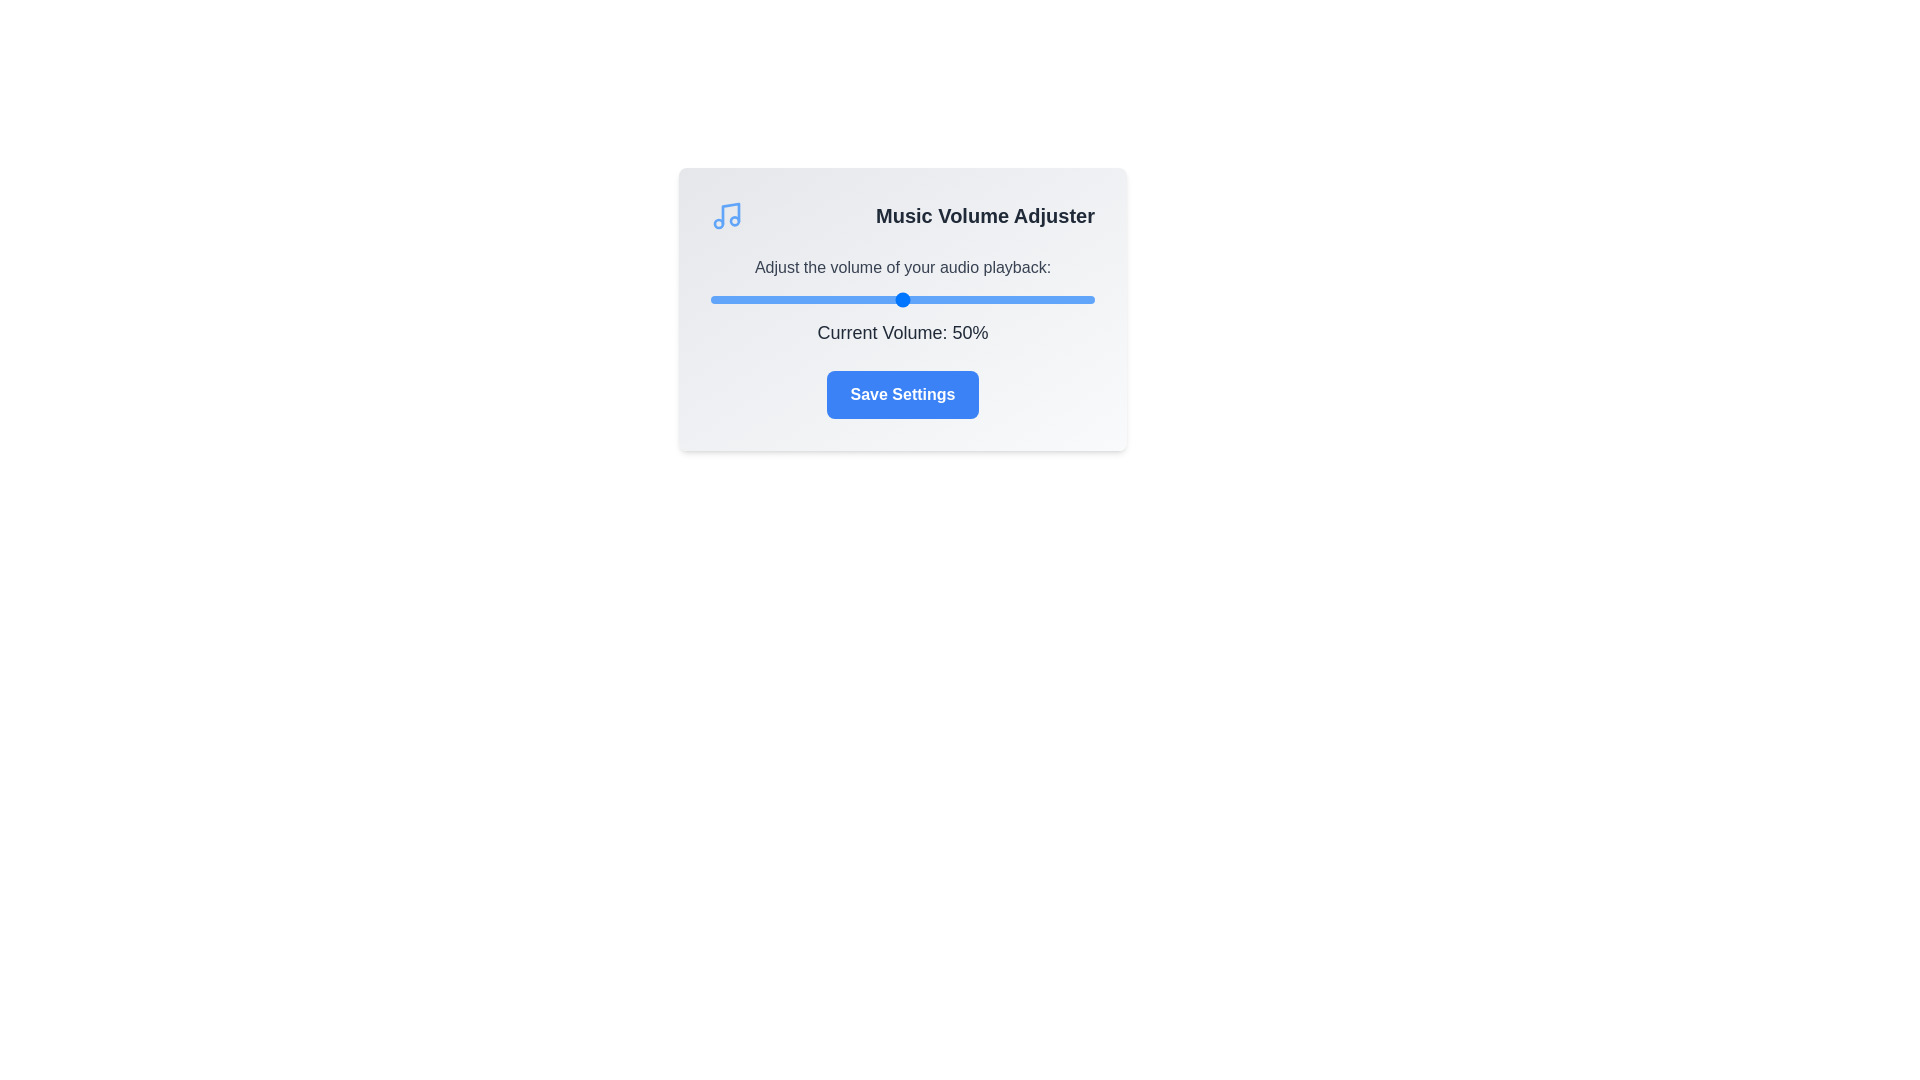 The height and width of the screenshot is (1080, 1920). What do you see at coordinates (948, 300) in the screenshot?
I see `the volume slider to 62%` at bounding box center [948, 300].